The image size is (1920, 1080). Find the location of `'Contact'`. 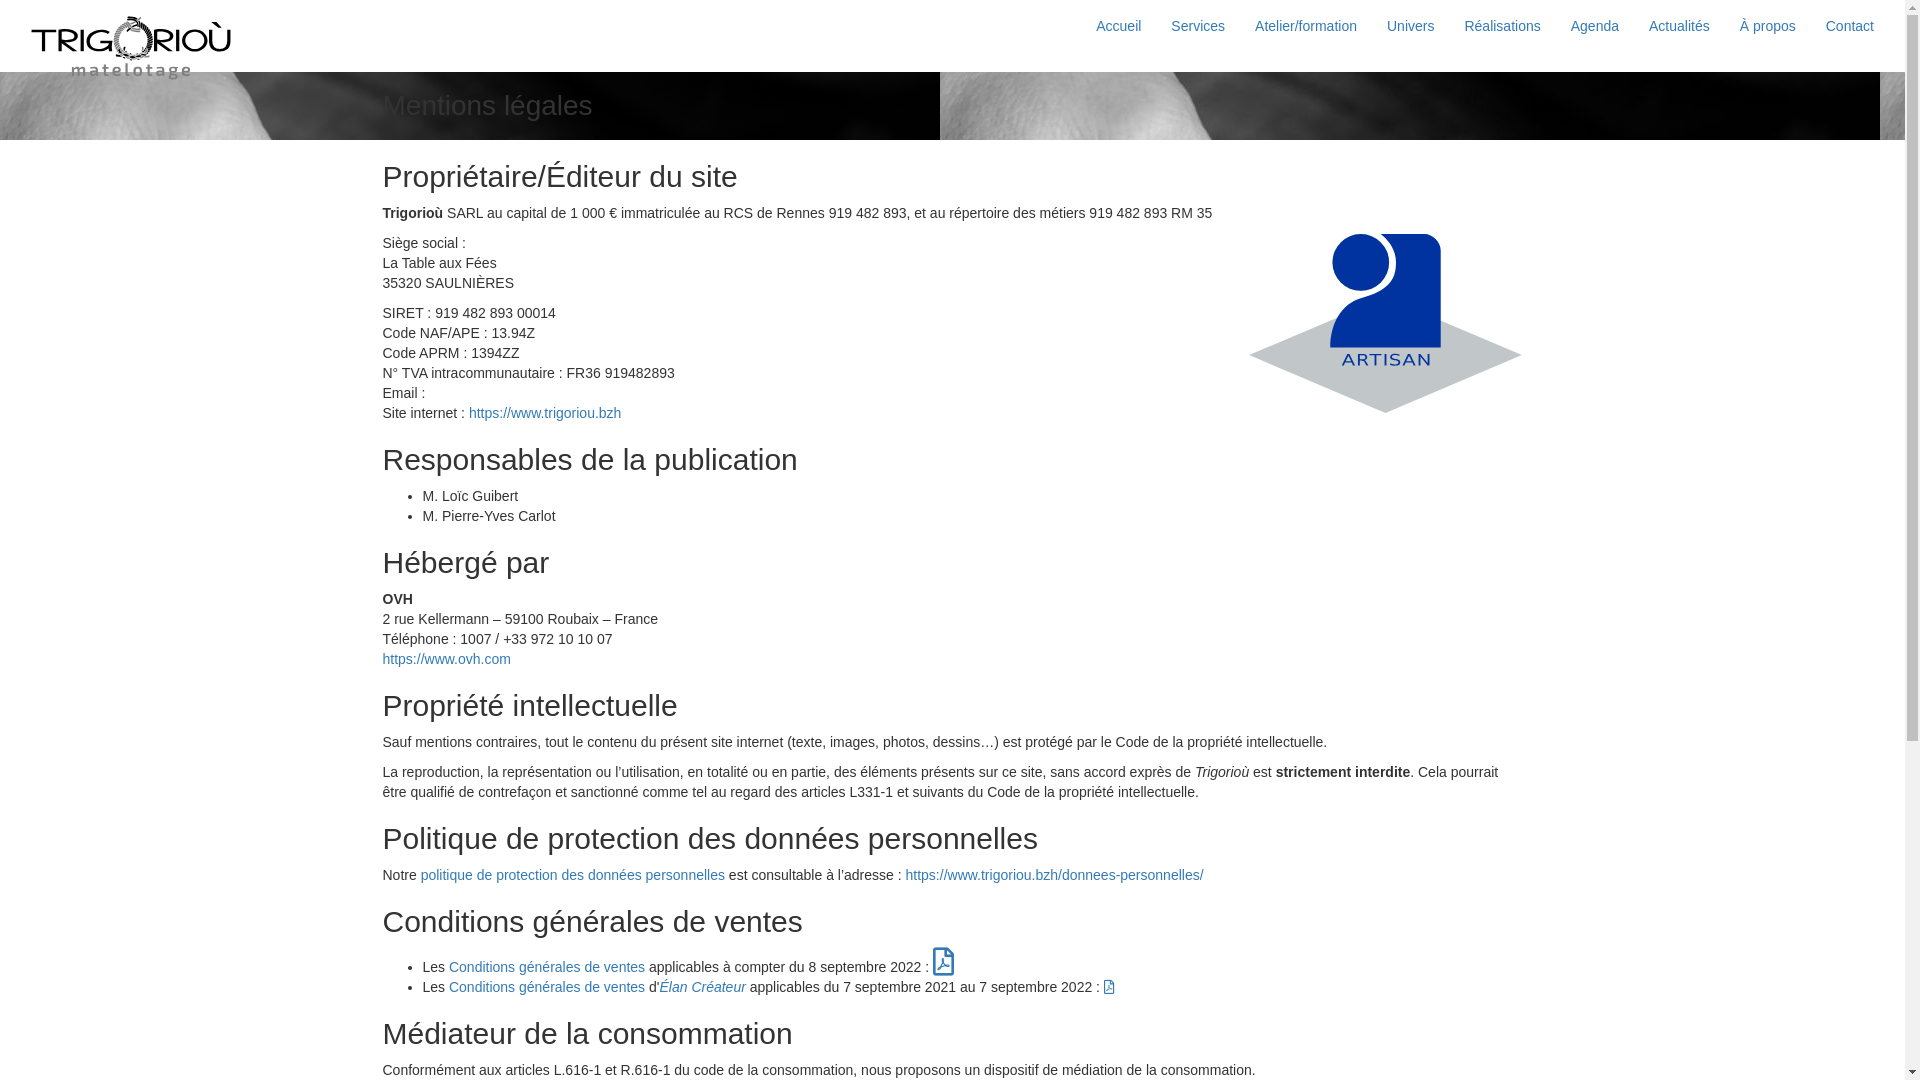

'Contact' is located at coordinates (1848, 26).